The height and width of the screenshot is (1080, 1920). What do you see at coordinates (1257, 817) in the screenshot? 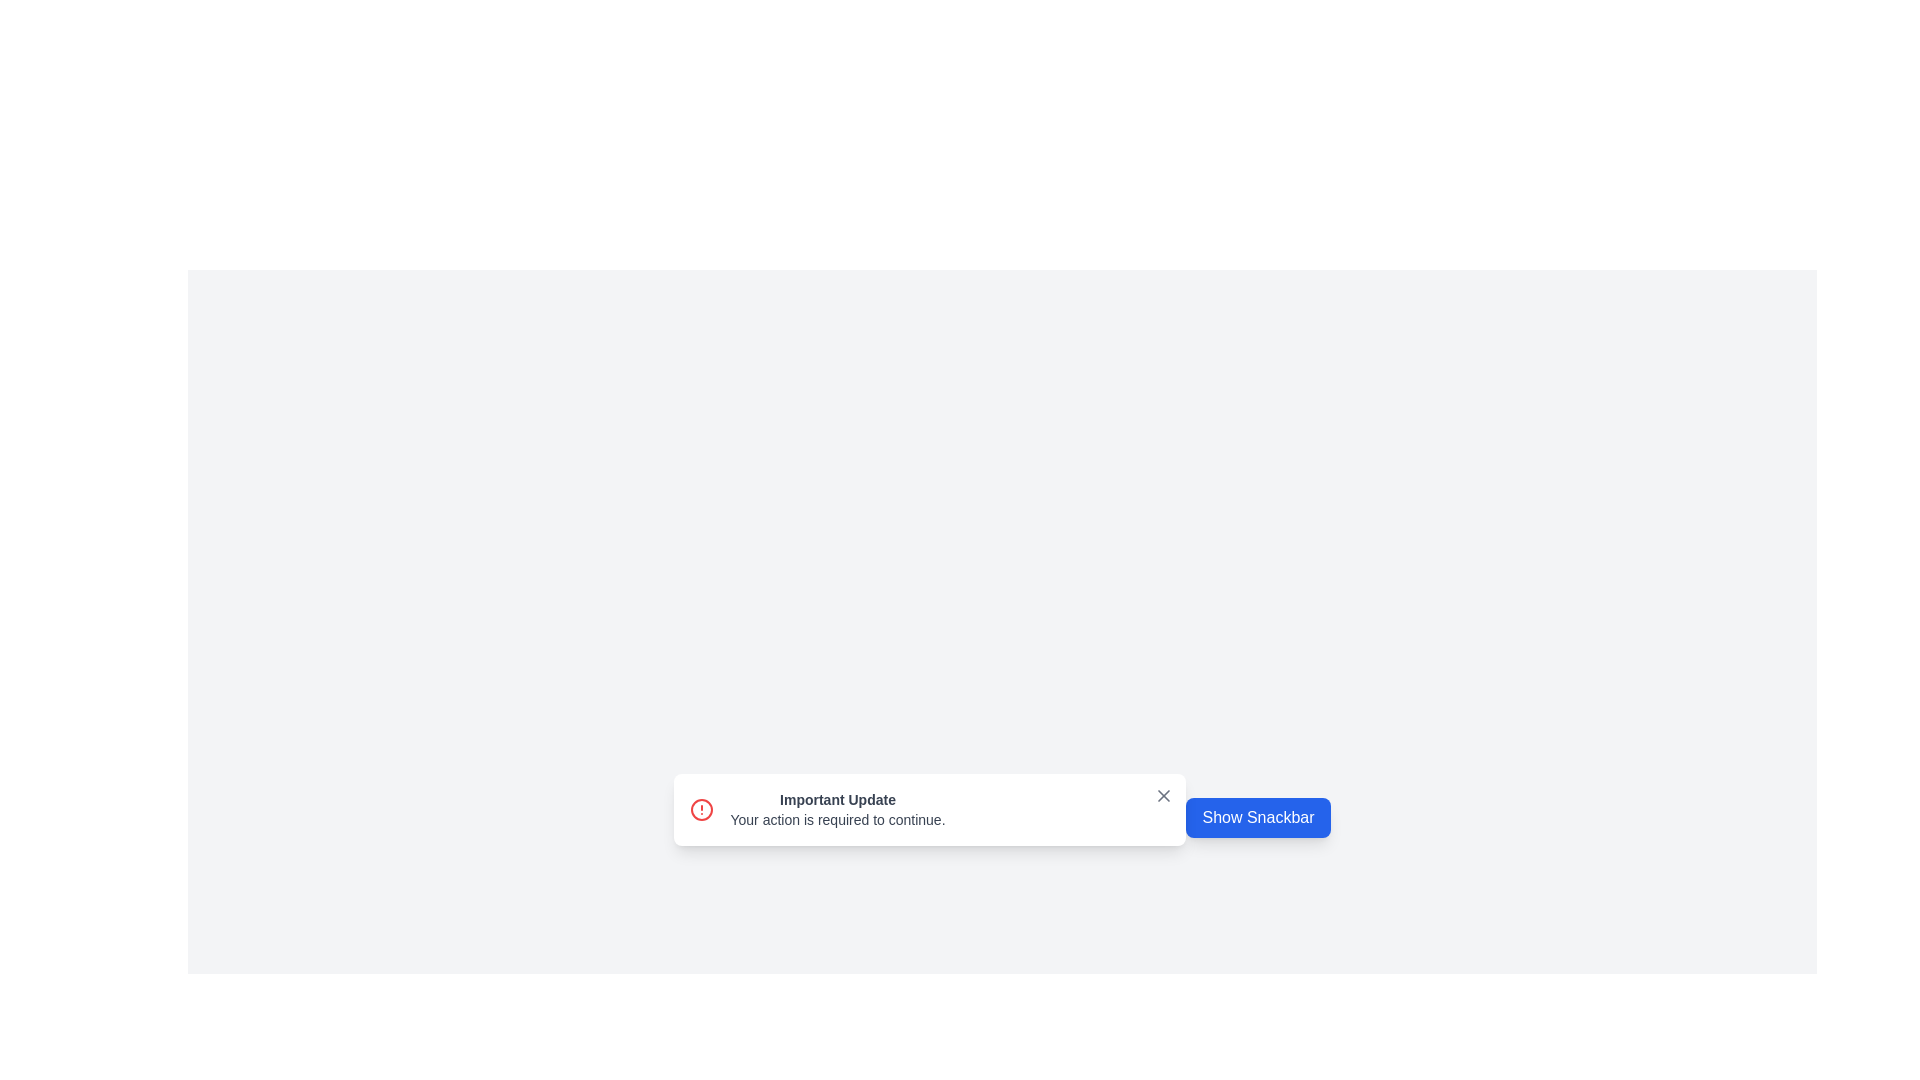
I see `the 'Show Snackbar' button to reactivate the snackbar` at bounding box center [1257, 817].